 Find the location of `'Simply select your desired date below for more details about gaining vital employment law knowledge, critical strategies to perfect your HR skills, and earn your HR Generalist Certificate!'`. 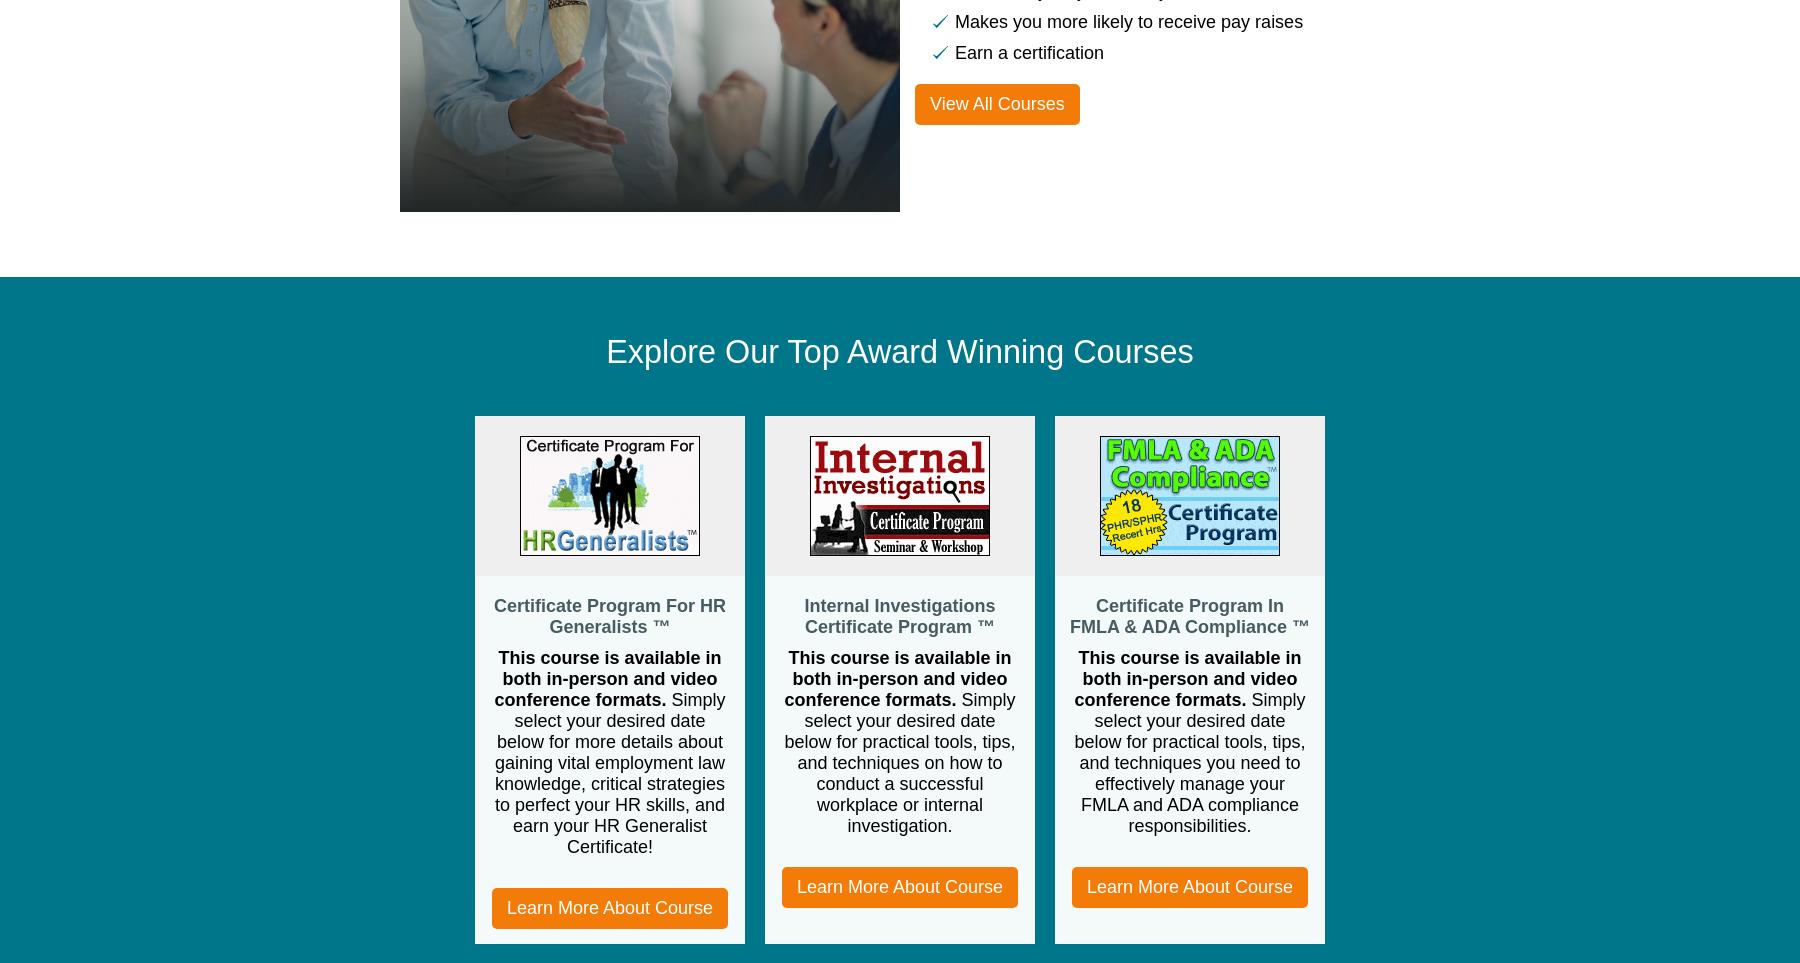

'Simply select your desired date below for more details about gaining vital employment law knowledge, critical strategies to perfect your HR skills, and earn your HR Generalist Certificate!' is located at coordinates (609, 772).